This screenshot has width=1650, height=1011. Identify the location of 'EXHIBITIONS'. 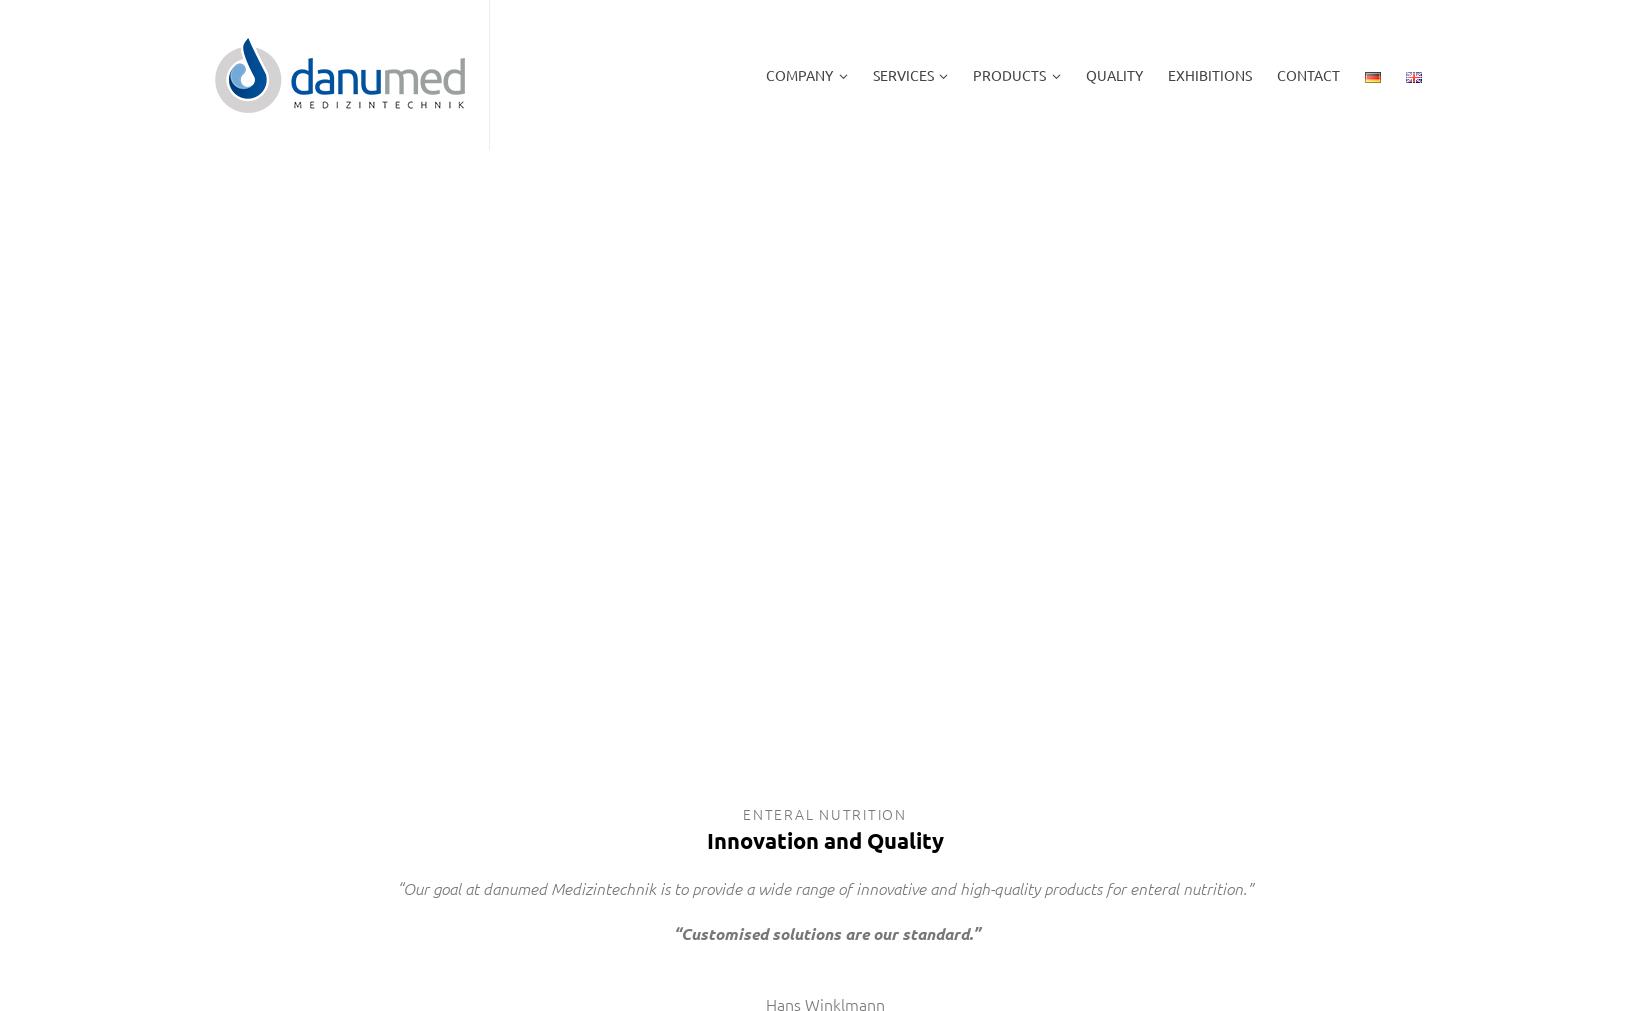
(1209, 74).